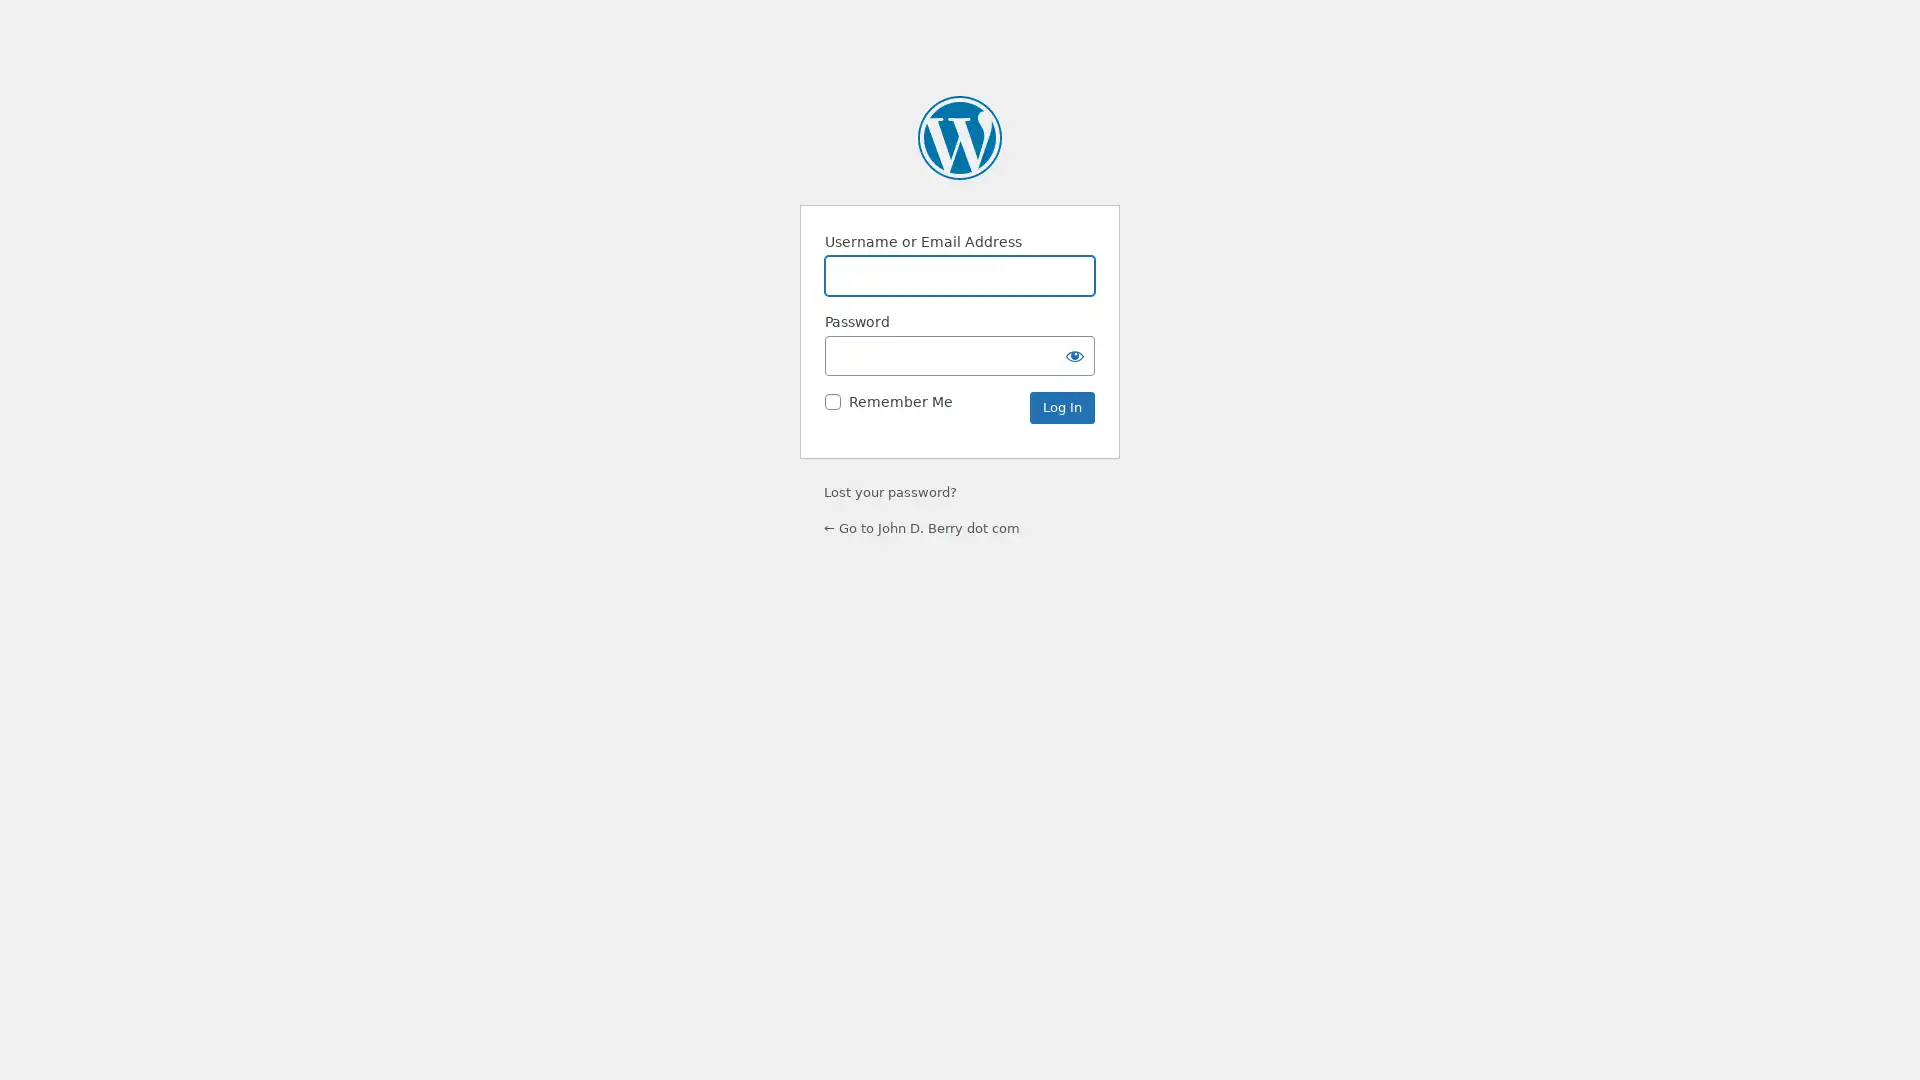 This screenshot has width=1920, height=1080. What do you see at coordinates (1061, 407) in the screenshot?
I see `Log In` at bounding box center [1061, 407].